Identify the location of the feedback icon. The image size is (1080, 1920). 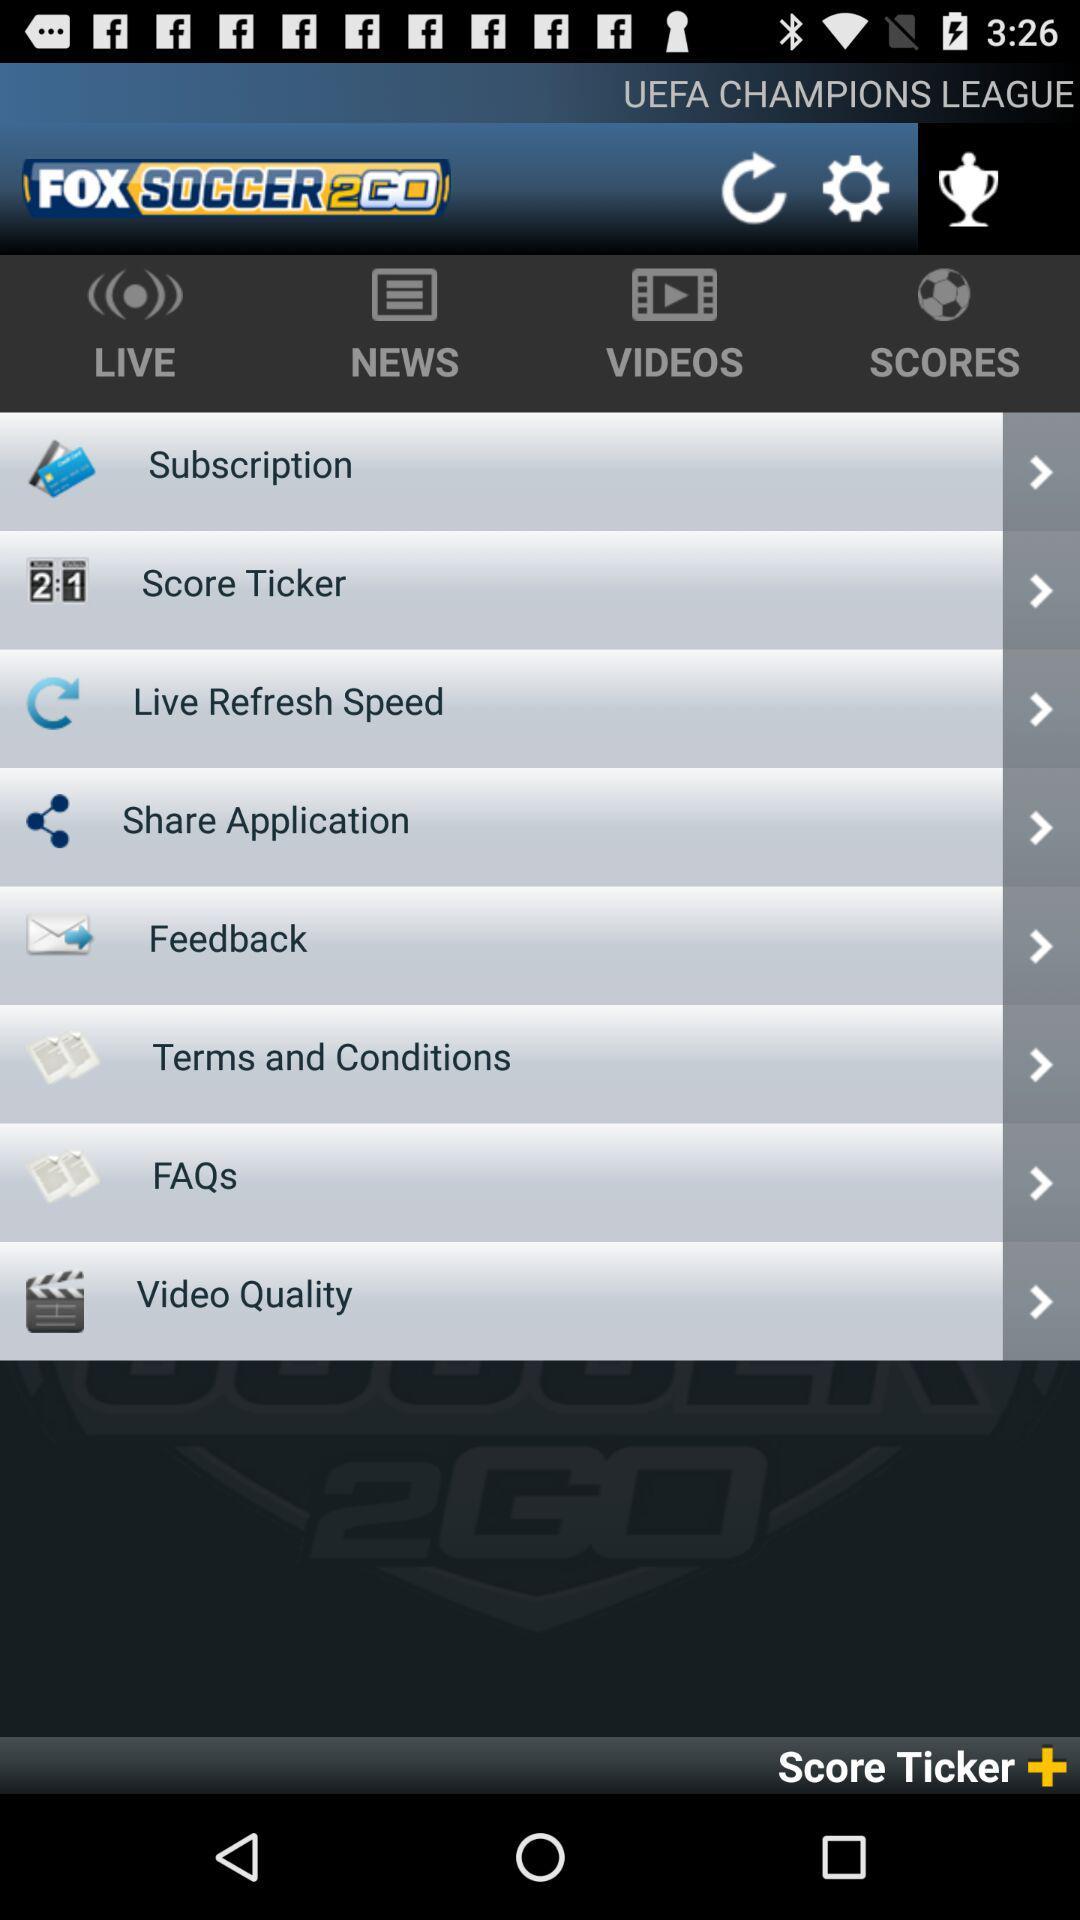
(226, 936).